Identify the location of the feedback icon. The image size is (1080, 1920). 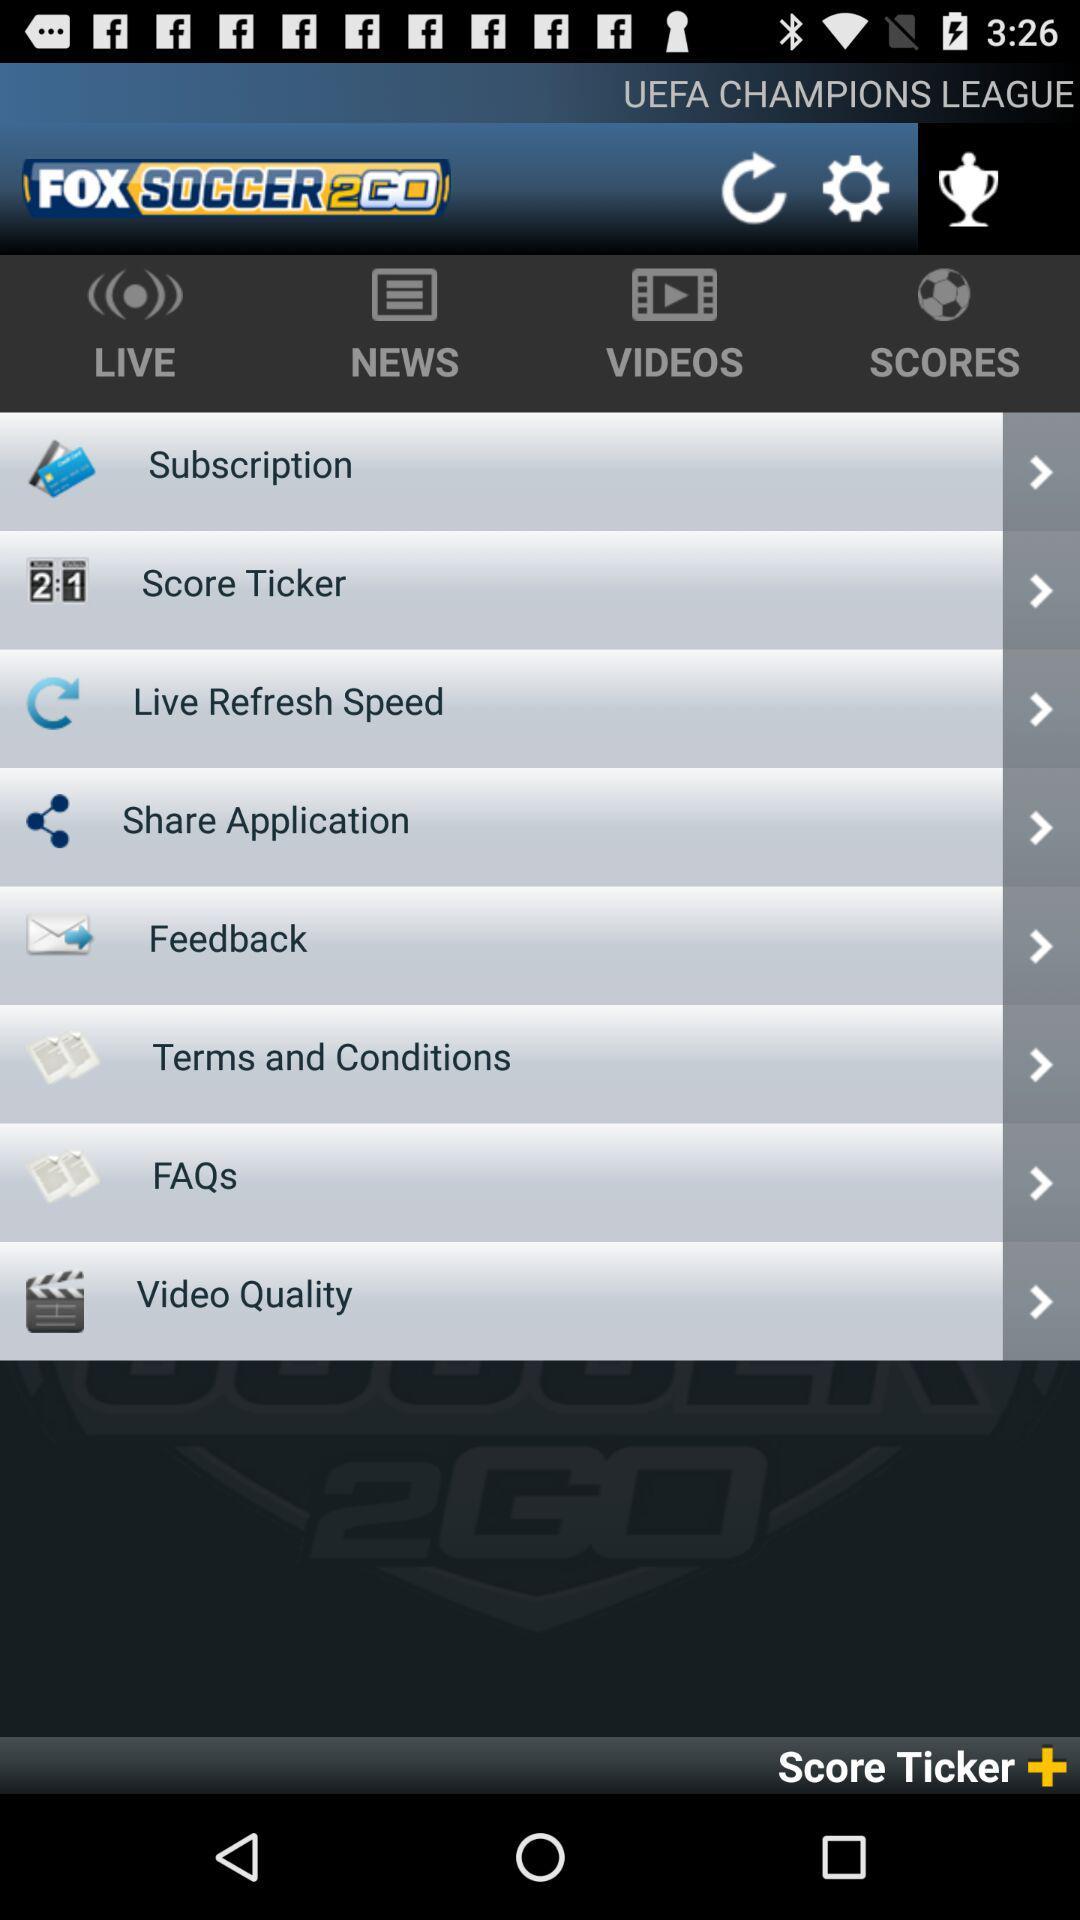
(226, 936).